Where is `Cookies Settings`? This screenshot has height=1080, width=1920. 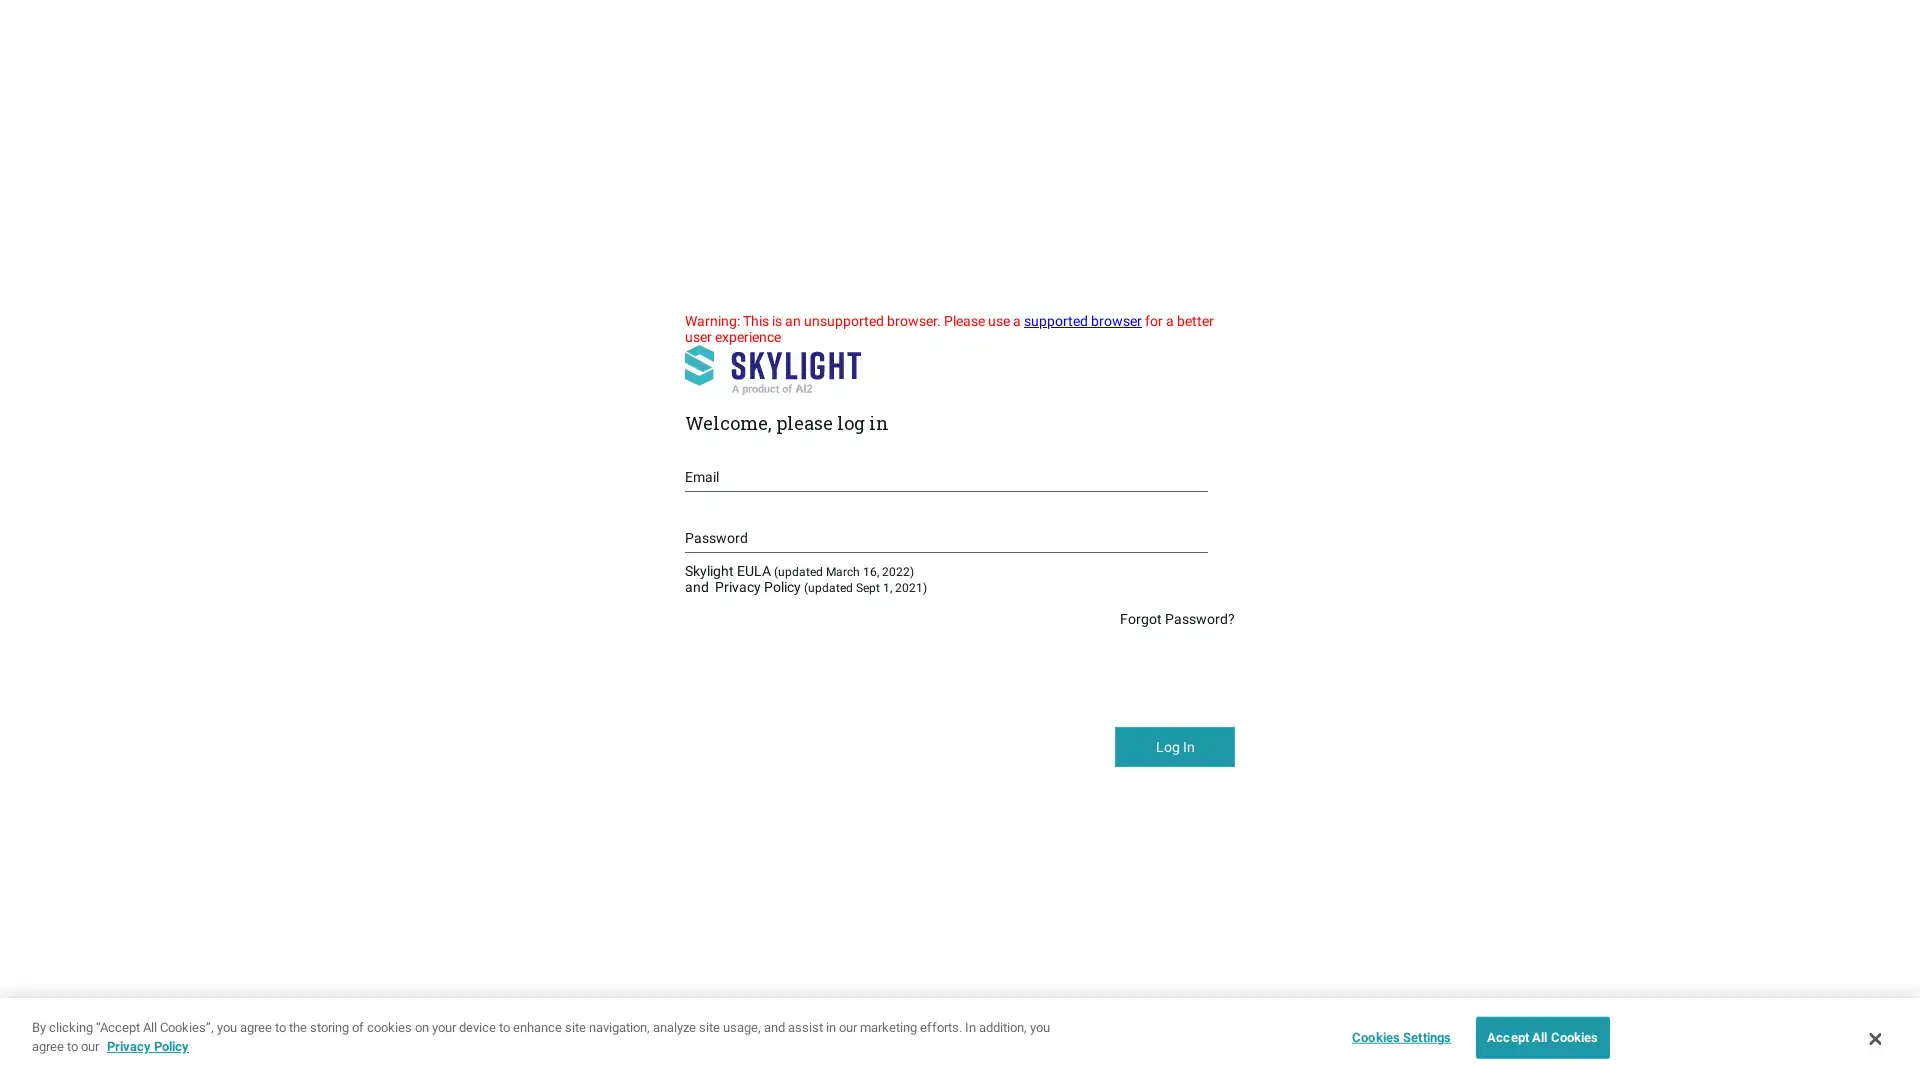 Cookies Settings is located at coordinates (1395, 1036).